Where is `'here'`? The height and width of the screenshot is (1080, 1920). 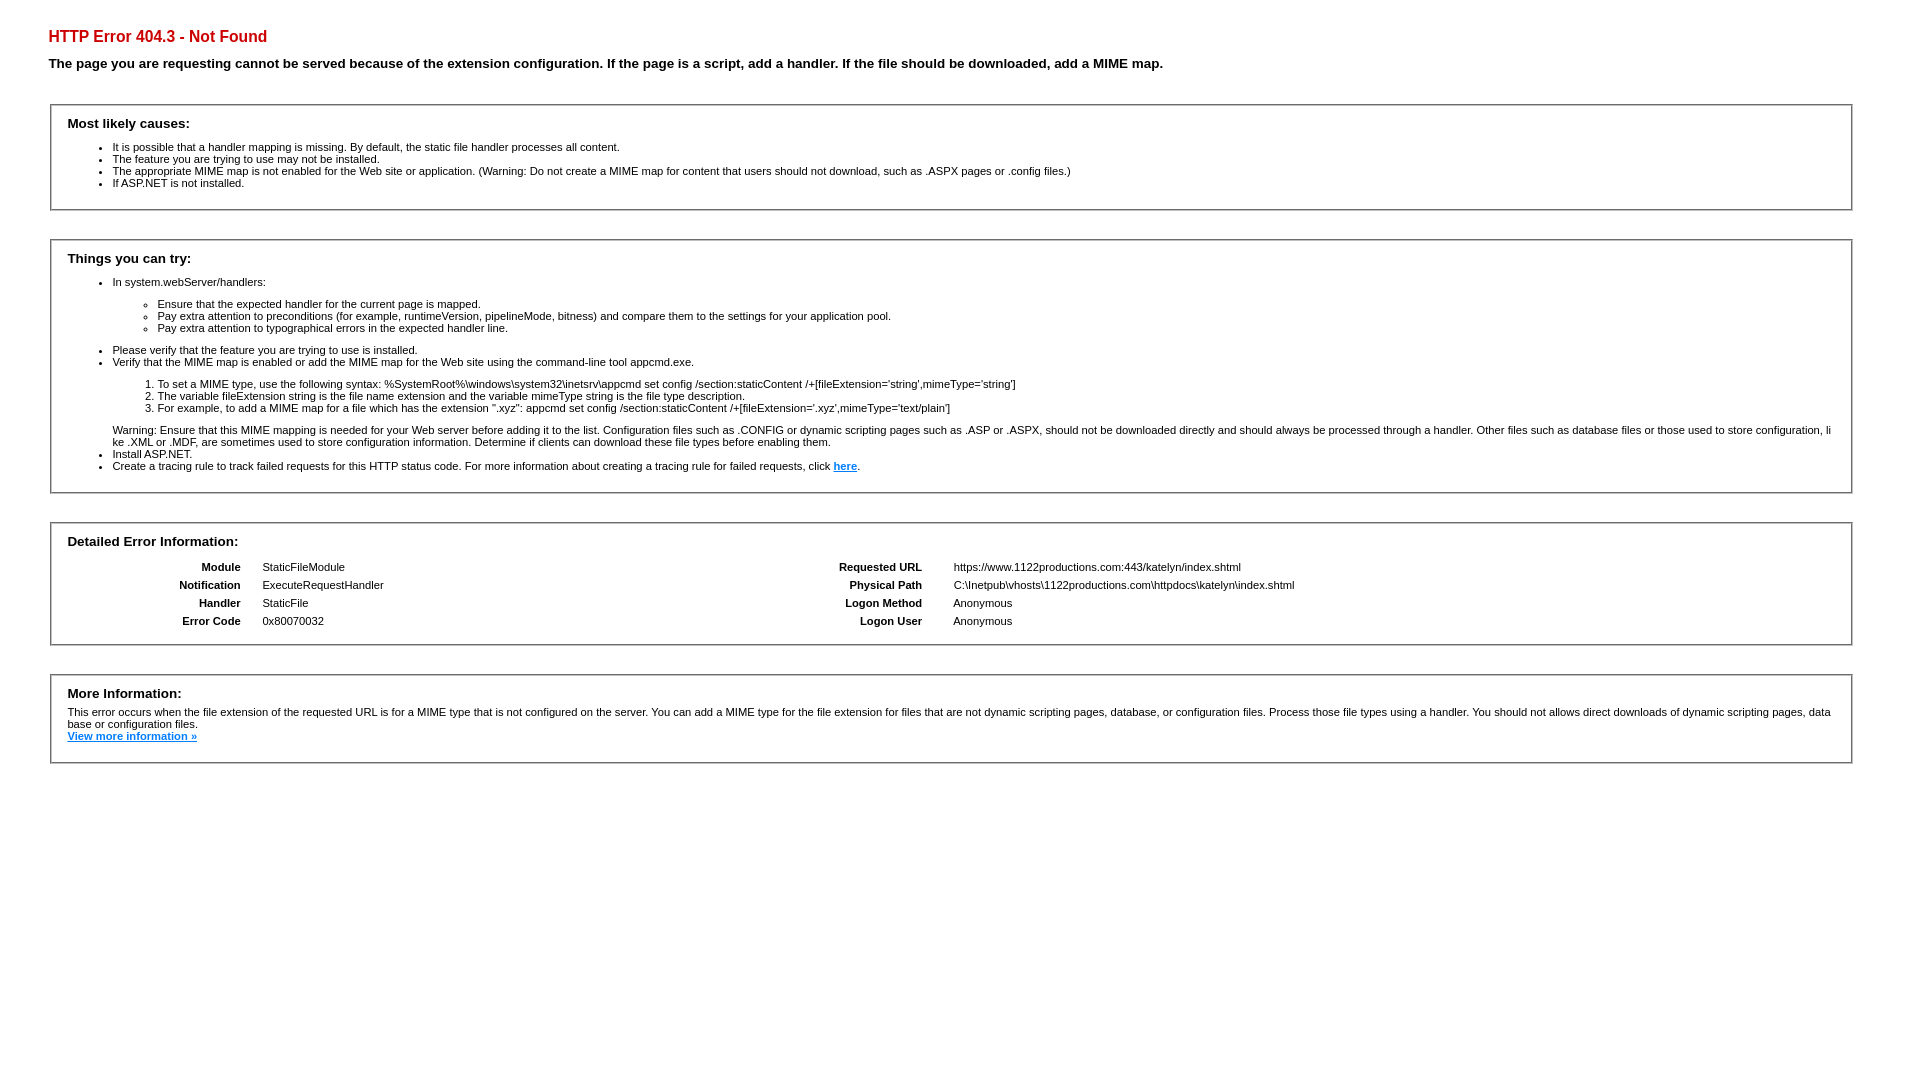 'here' is located at coordinates (844, 466).